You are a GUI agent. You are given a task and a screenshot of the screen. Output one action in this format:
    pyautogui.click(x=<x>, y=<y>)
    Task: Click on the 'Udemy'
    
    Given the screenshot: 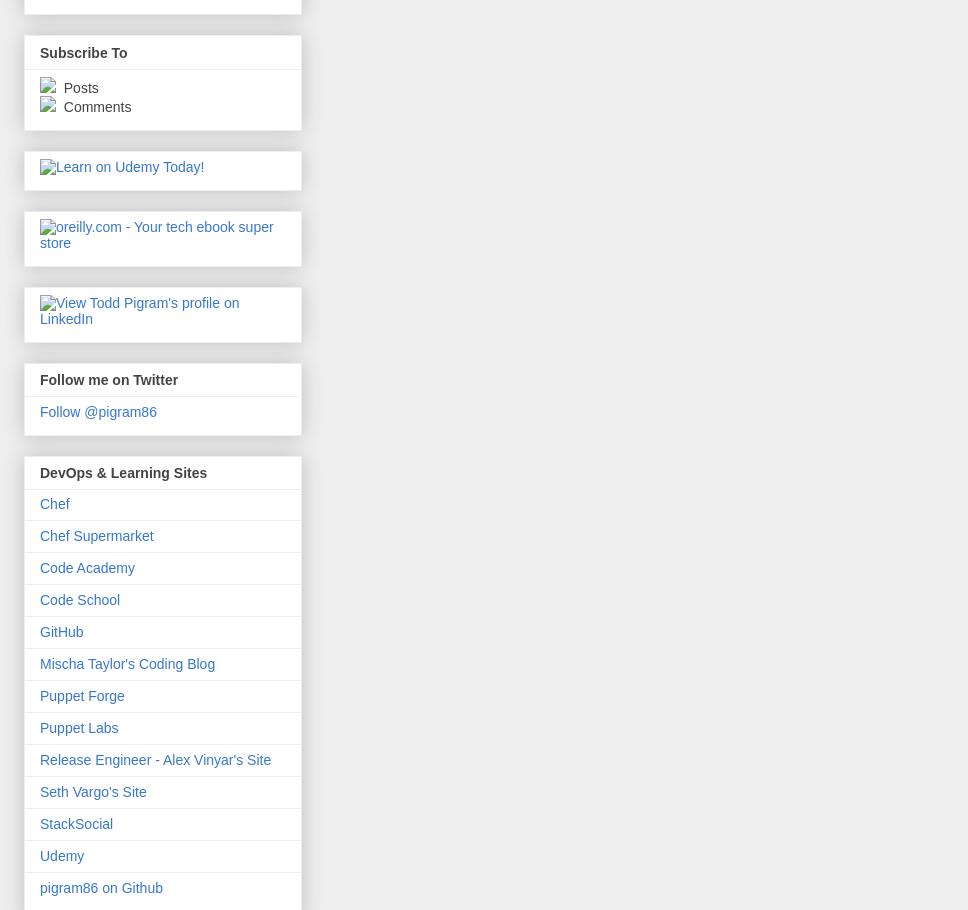 What is the action you would take?
    pyautogui.click(x=39, y=855)
    